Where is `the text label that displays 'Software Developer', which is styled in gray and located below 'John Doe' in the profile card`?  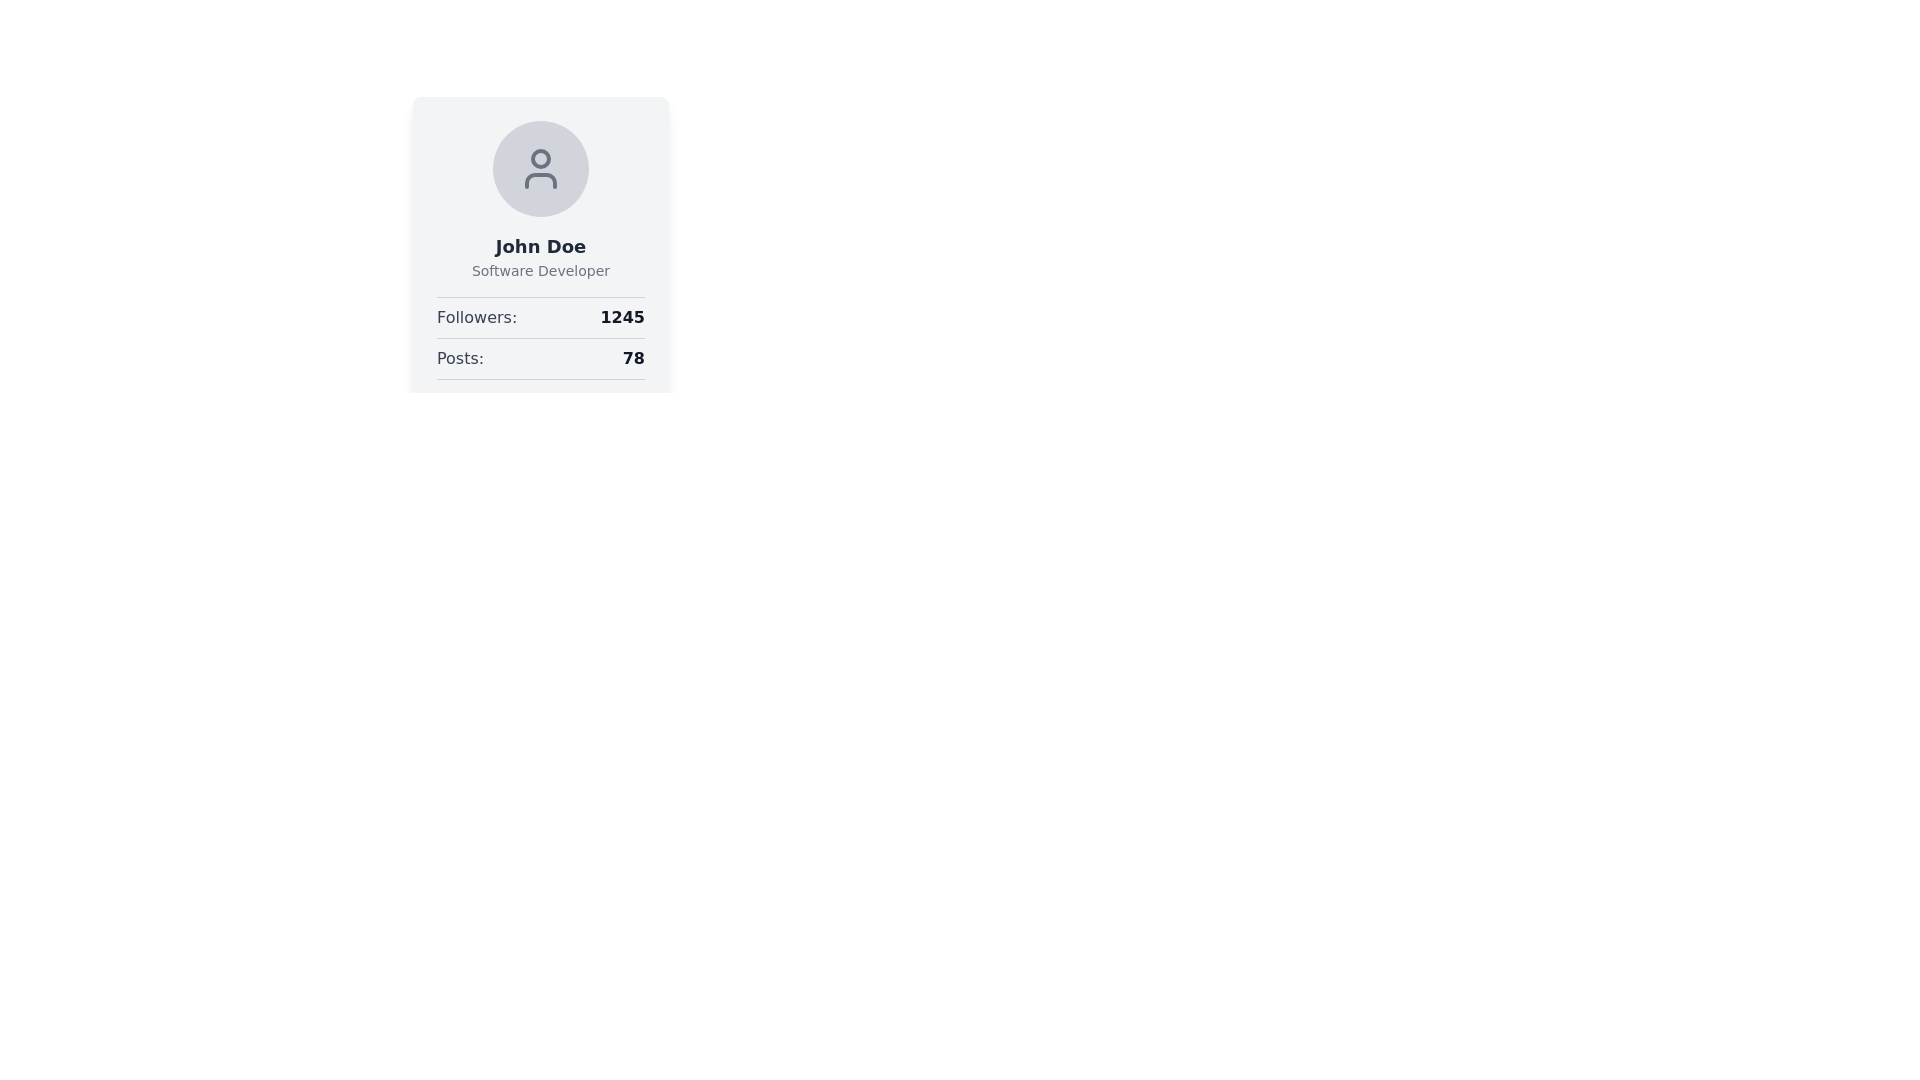 the text label that displays 'Software Developer', which is styled in gray and located below 'John Doe' in the profile card is located at coordinates (541, 270).